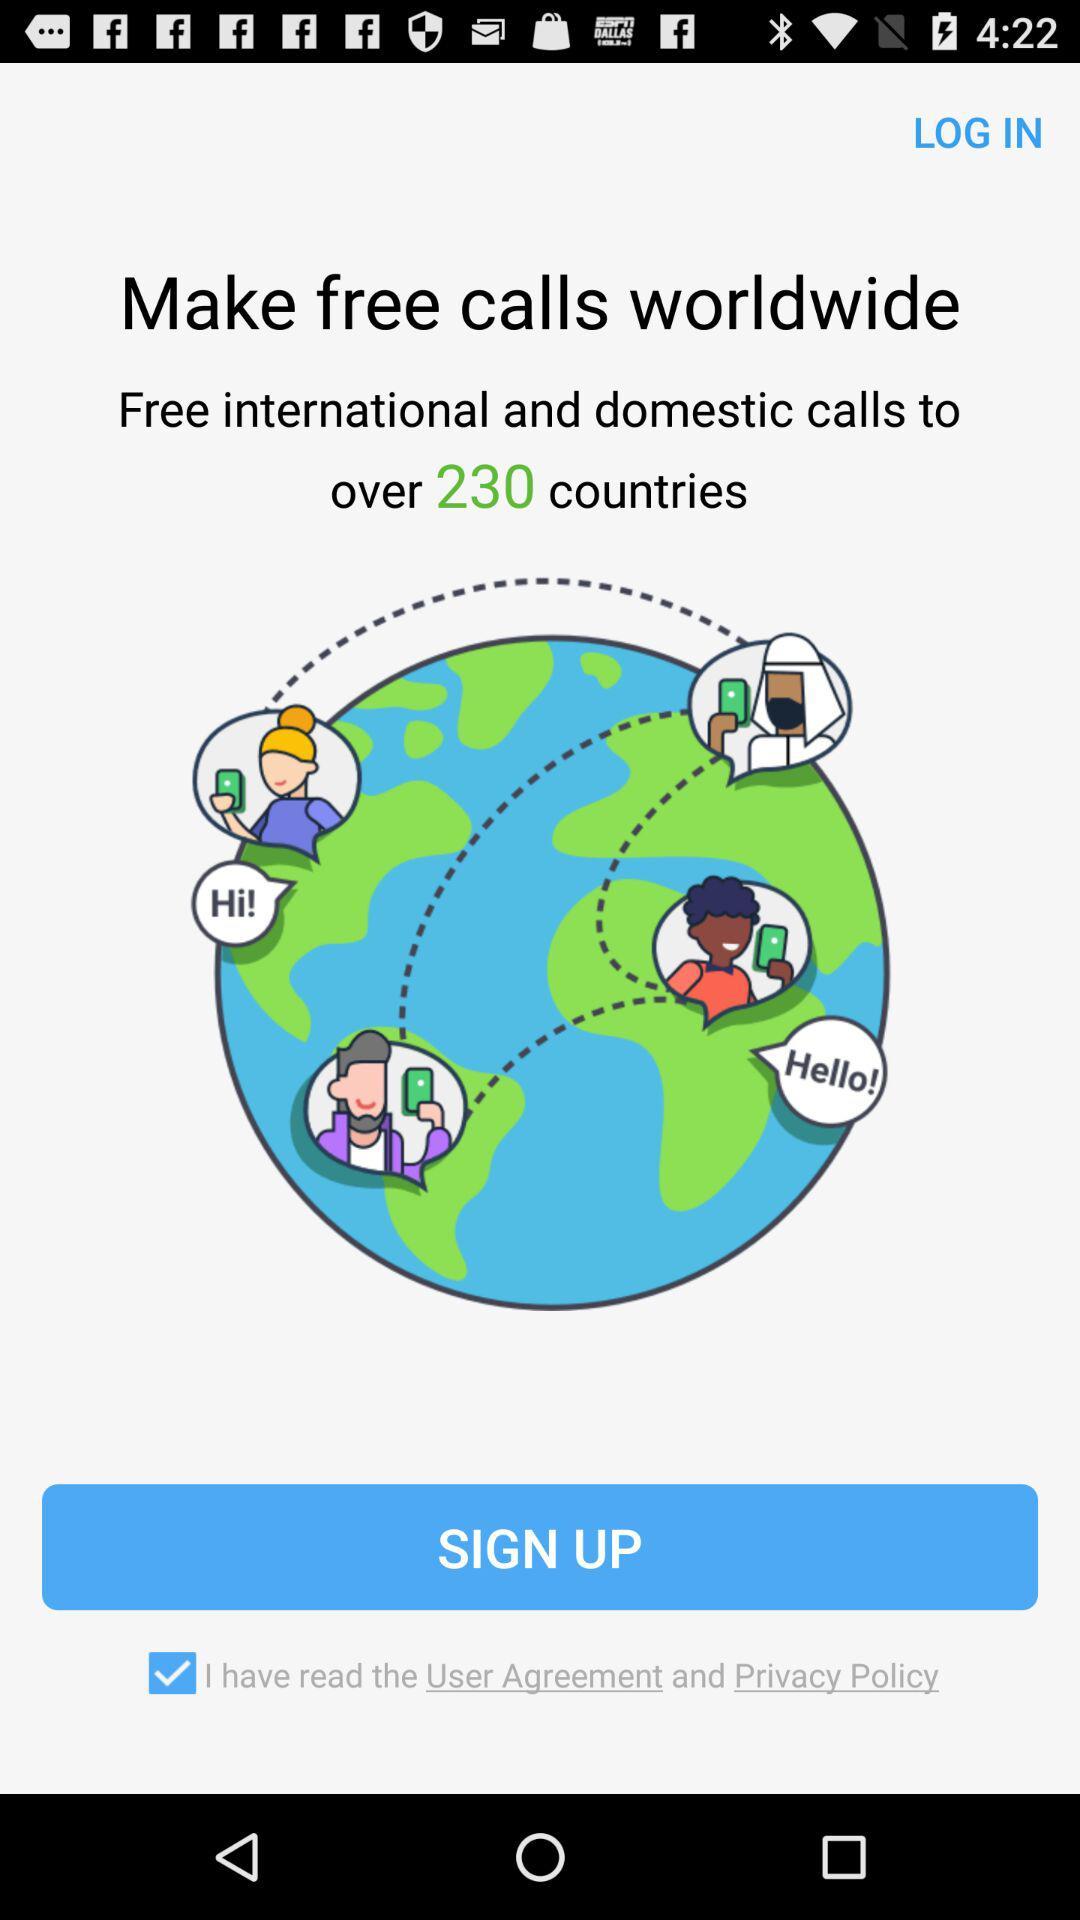  I want to click on the item below sign up, so click(540, 1673).